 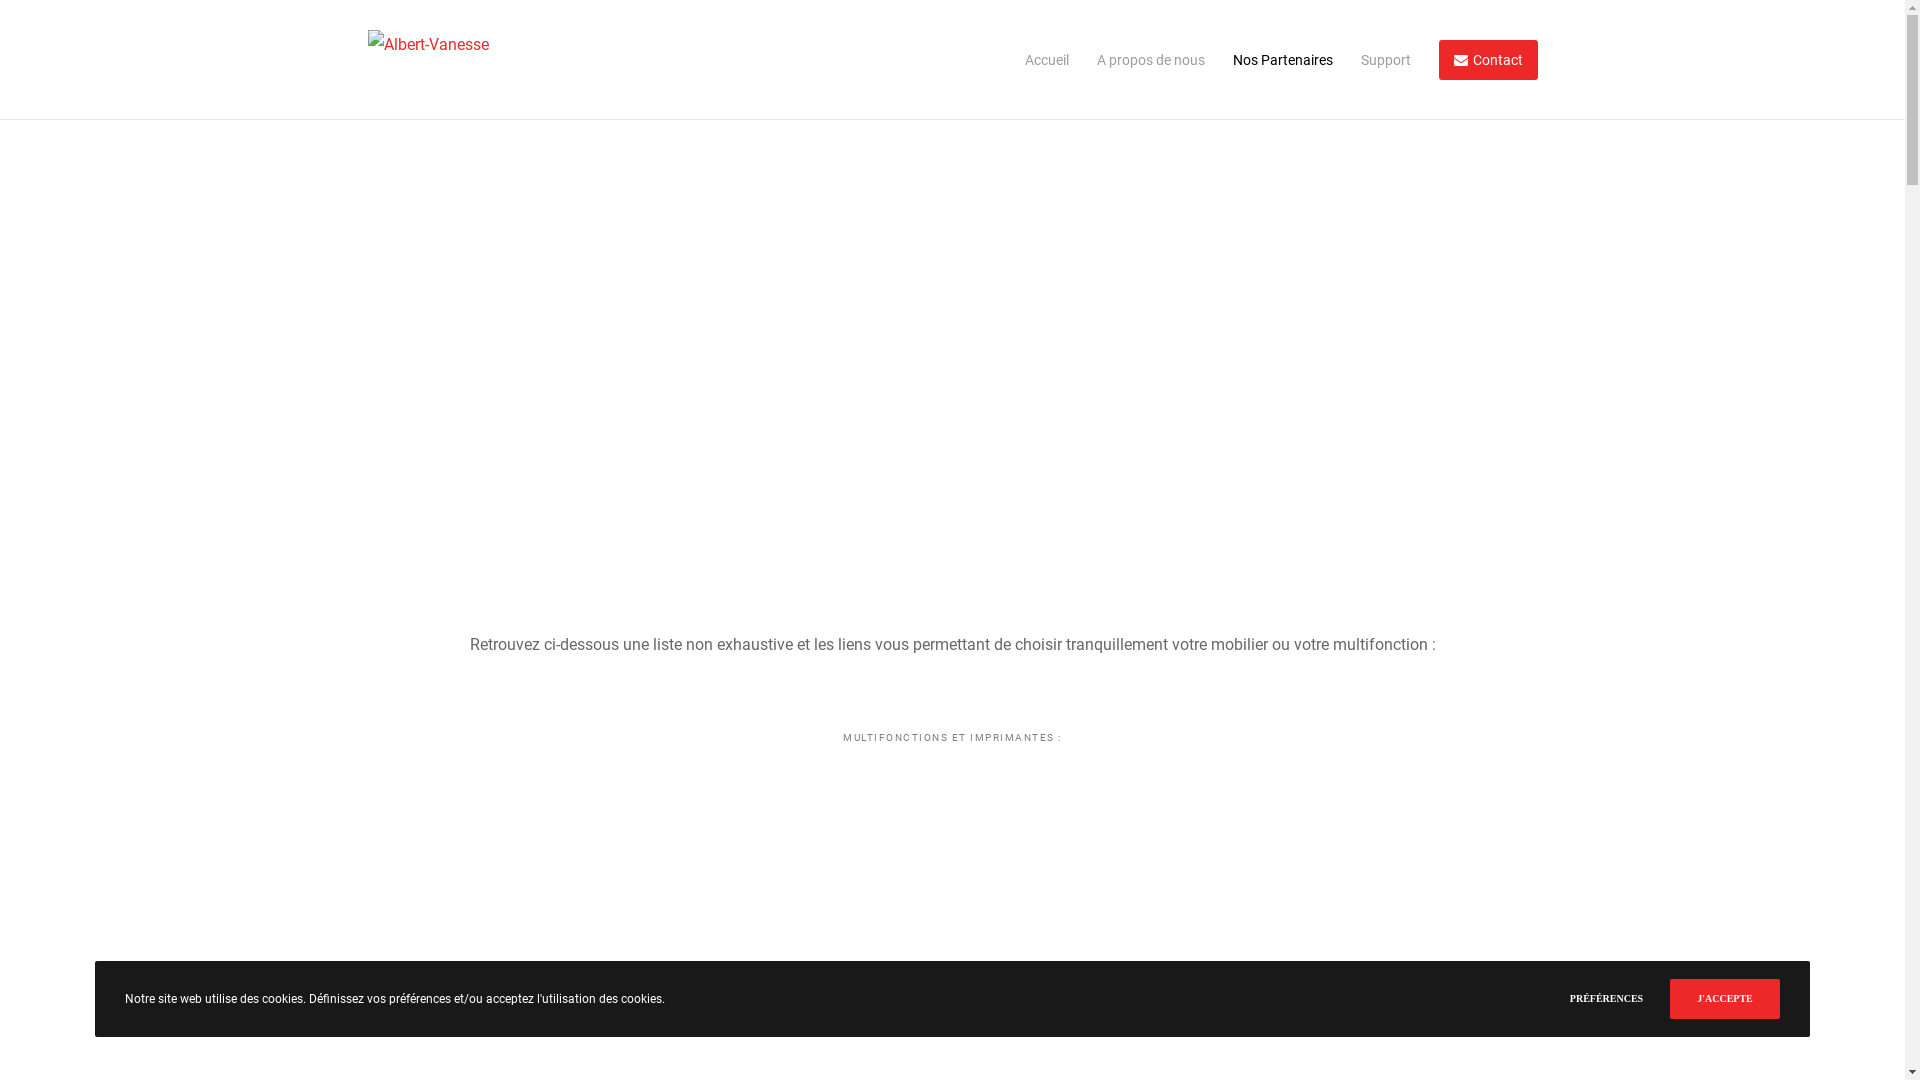 What do you see at coordinates (1266, 59) in the screenshot?
I see `'Nos Partenaires'` at bounding box center [1266, 59].